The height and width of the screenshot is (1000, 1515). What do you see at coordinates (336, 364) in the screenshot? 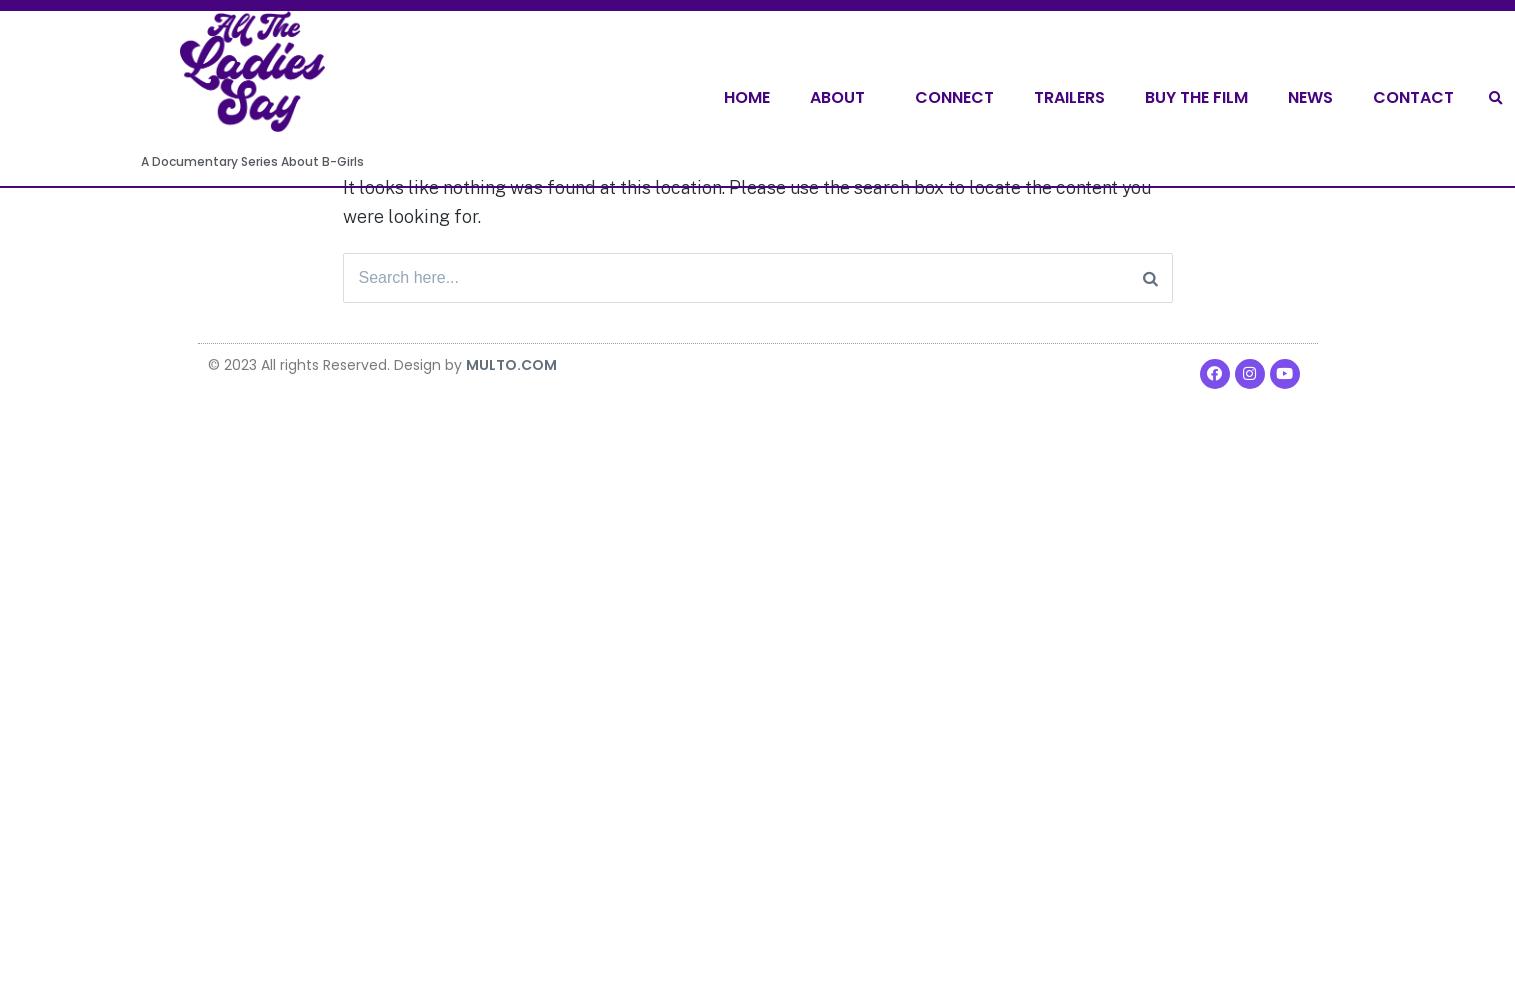
I see `'© 2023 All rights Reserved. Design by'` at bounding box center [336, 364].